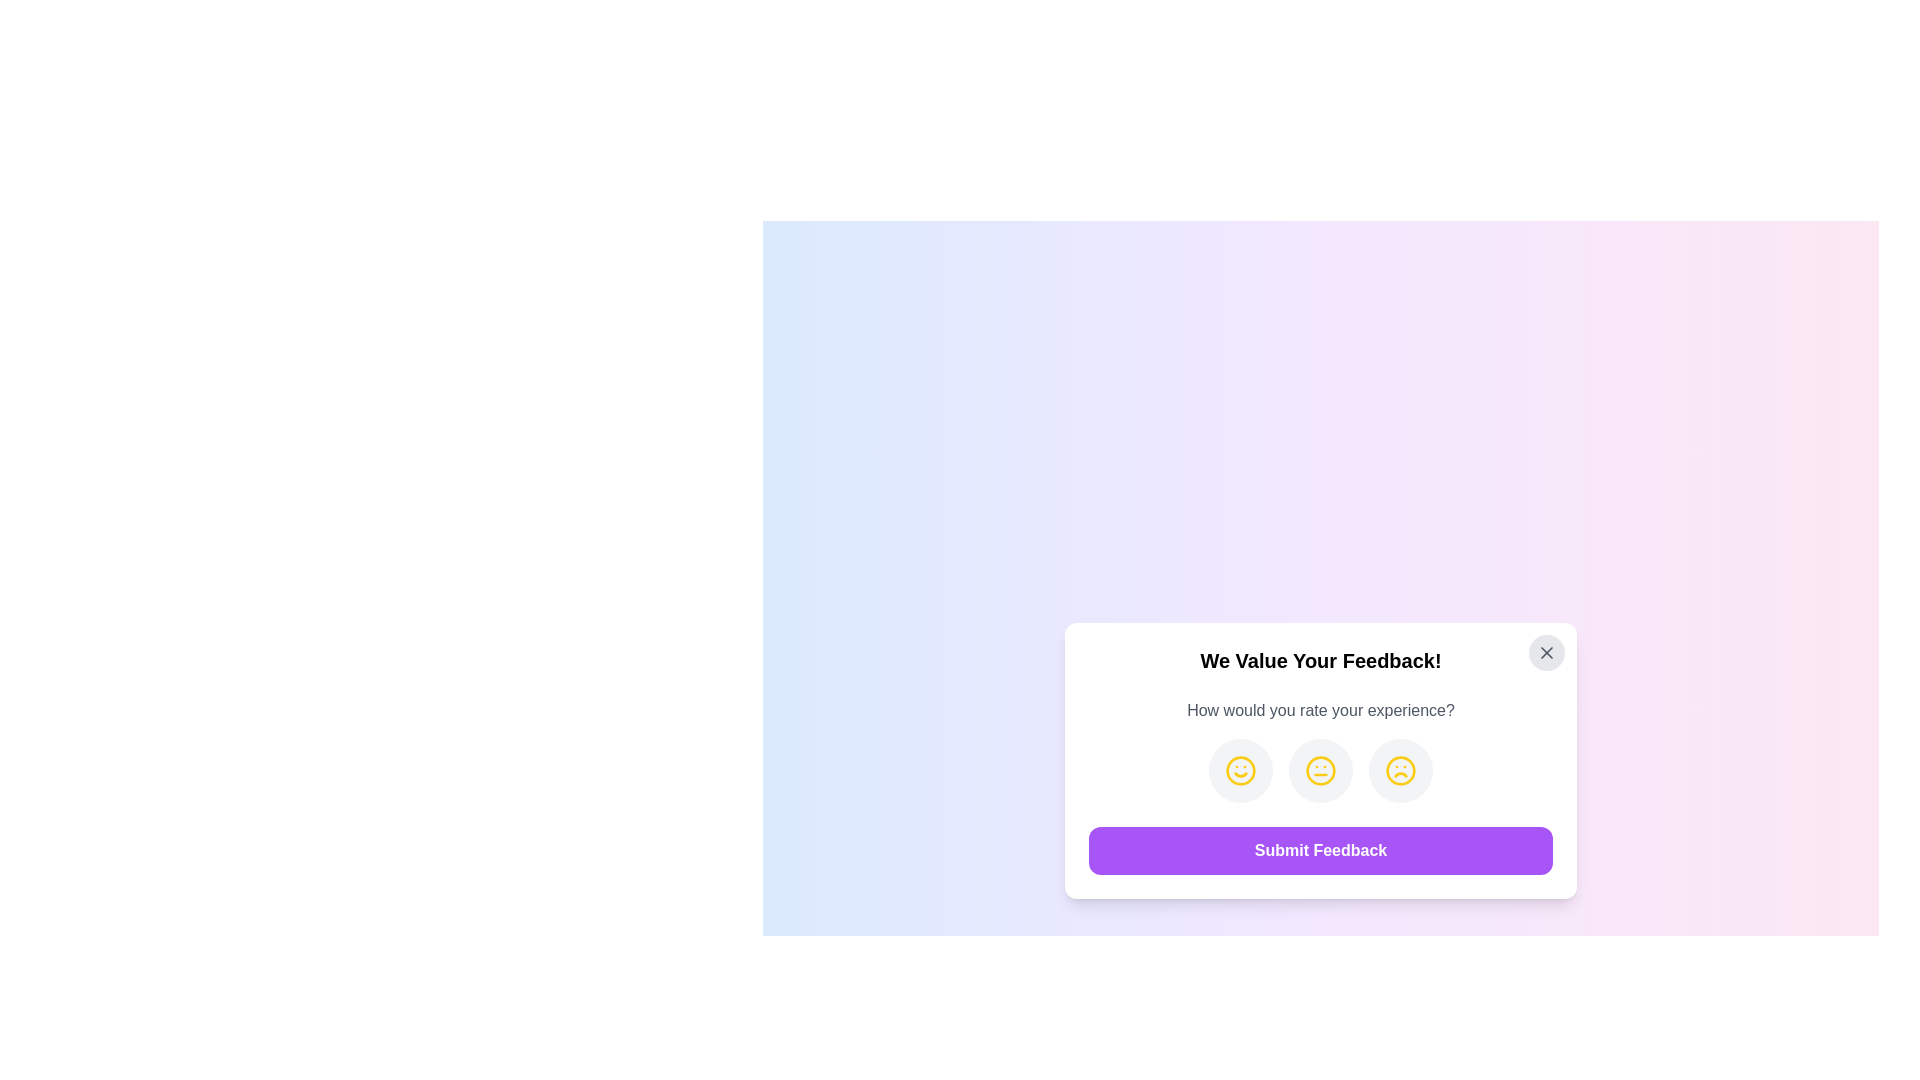 This screenshot has width=1920, height=1080. Describe the element at coordinates (1545, 652) in the screenshot. I see `the close (X) button located at the top-right corner of the feedback modal` at that location.